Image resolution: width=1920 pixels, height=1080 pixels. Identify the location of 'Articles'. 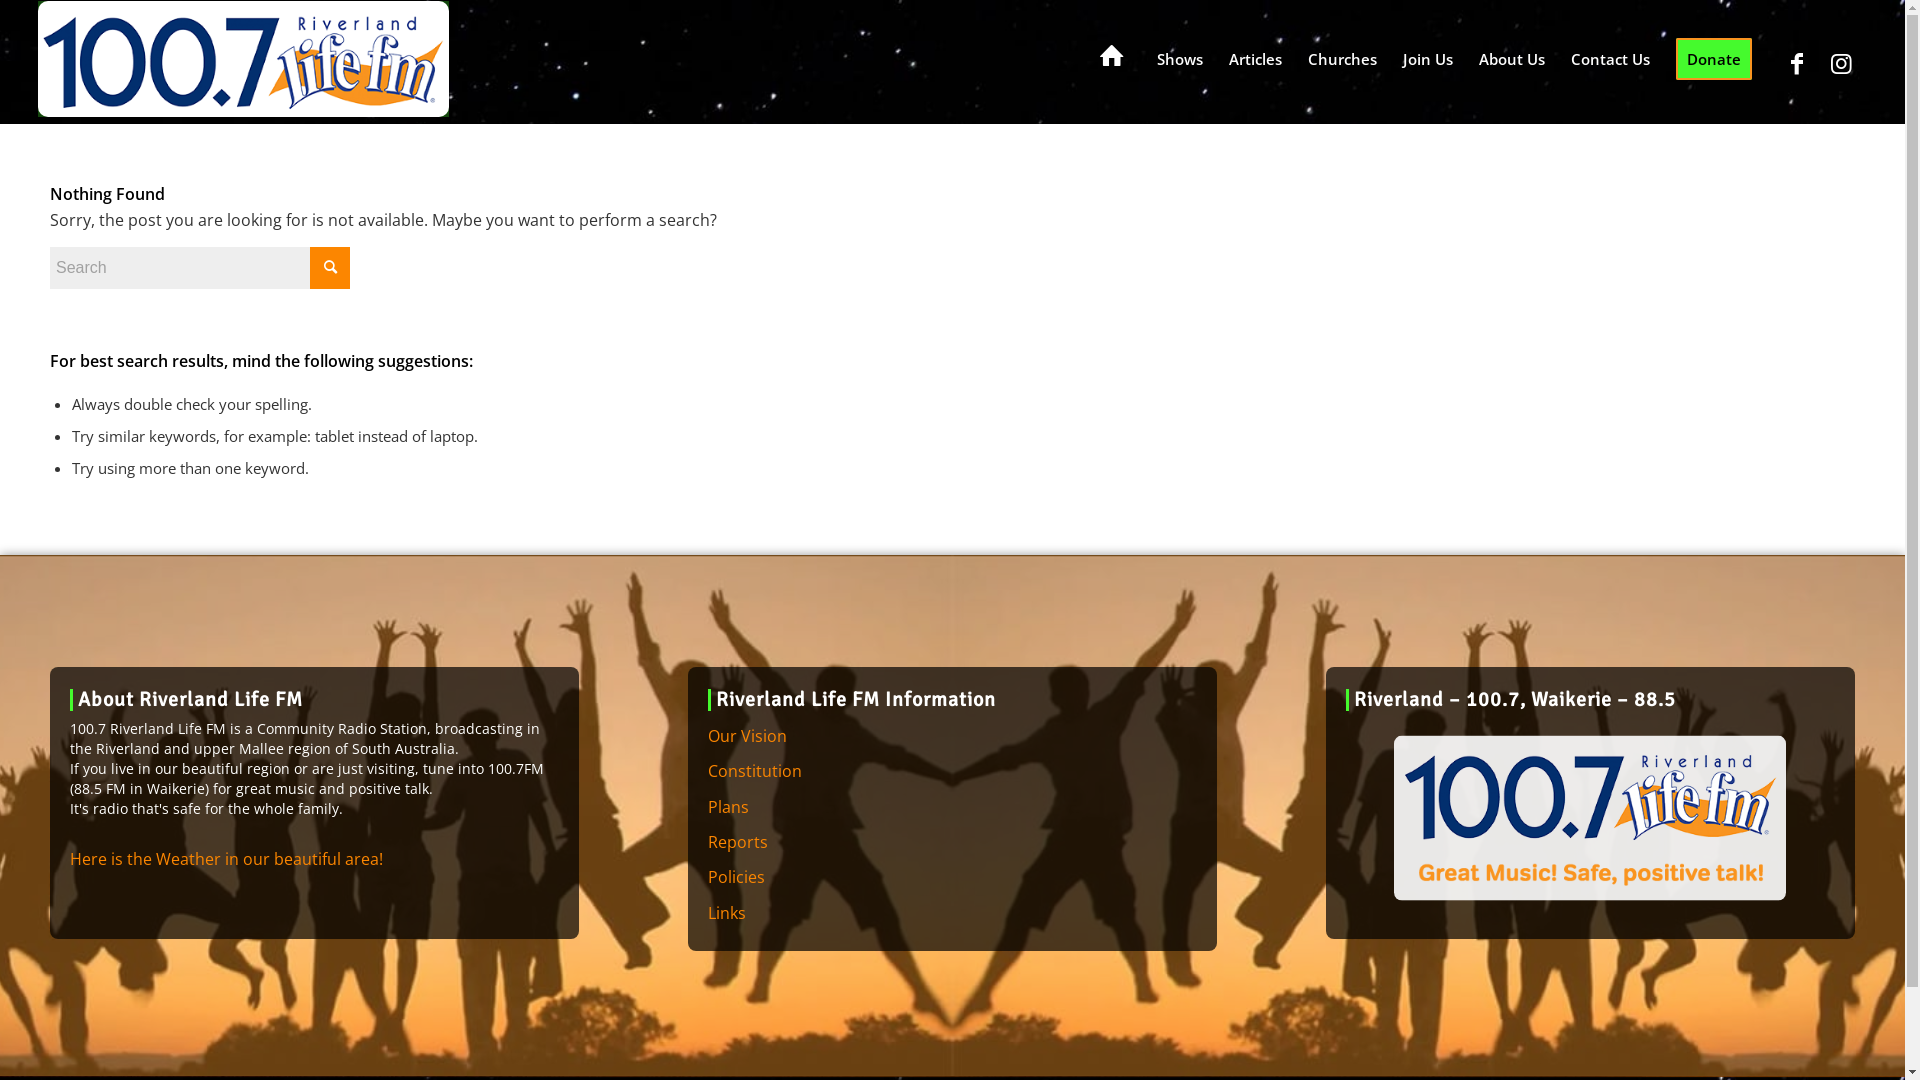
(1254, 57).